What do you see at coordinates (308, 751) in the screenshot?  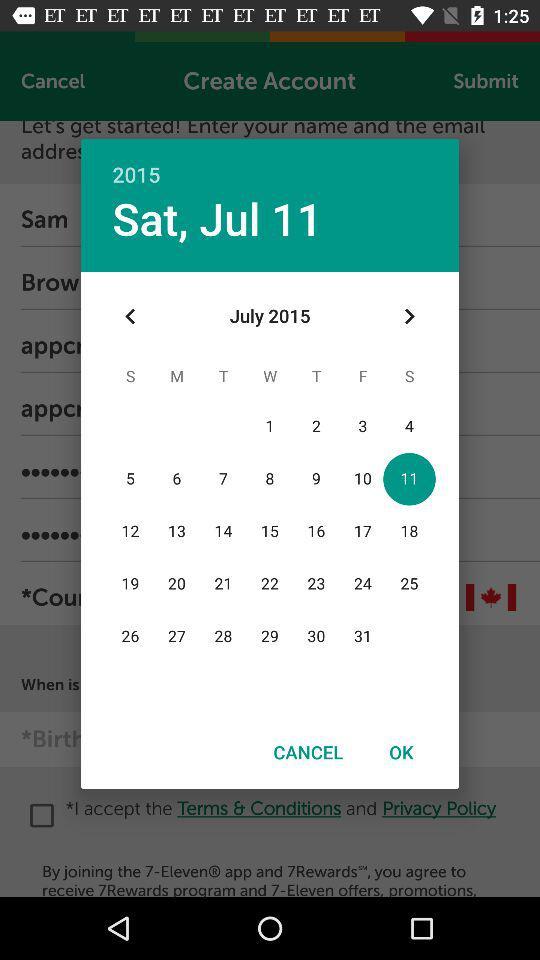 I see `the icon to the left of the ok` at bounding box center [308, 751].